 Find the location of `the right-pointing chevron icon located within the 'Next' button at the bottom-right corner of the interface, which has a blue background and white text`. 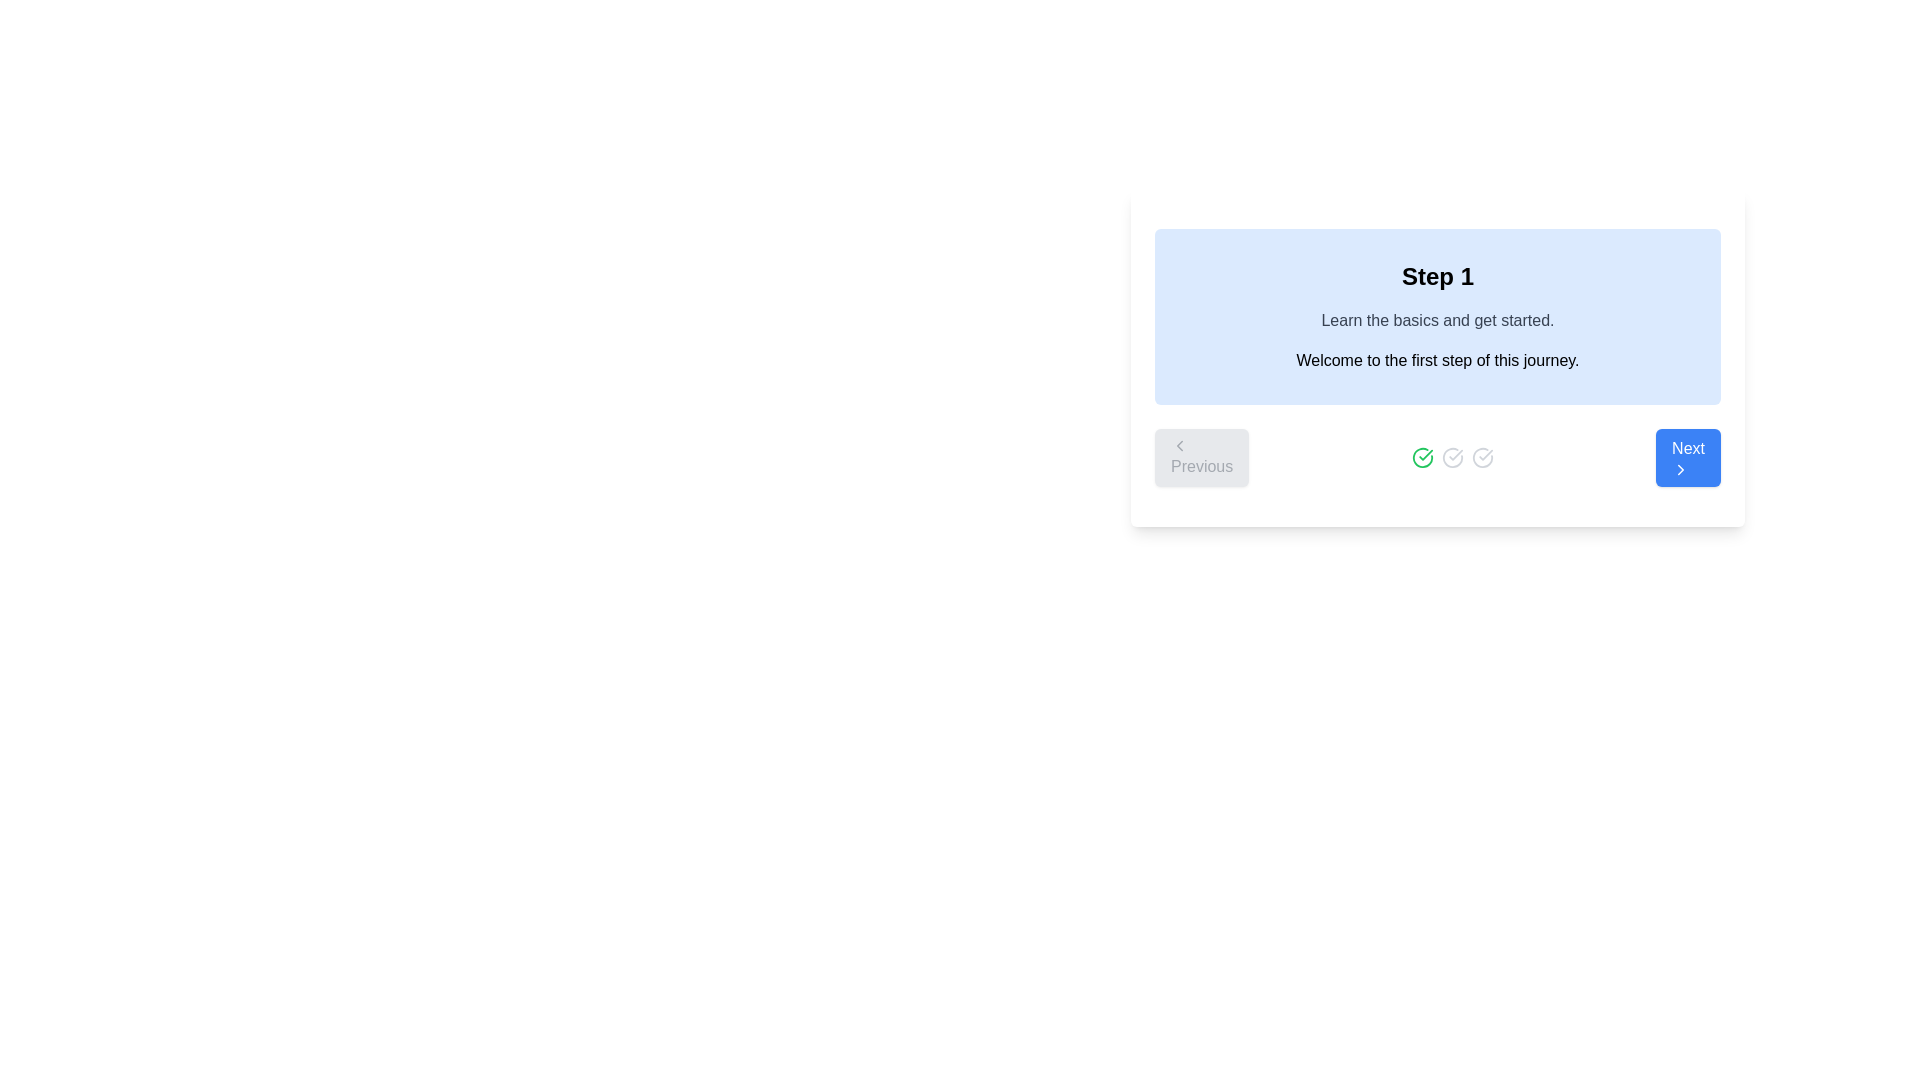

the right-pointing chevron icon located within the 'Next' button at the bottom-right corner of the interface, which has a blue background and white text is located at coordinates (1680, 470).